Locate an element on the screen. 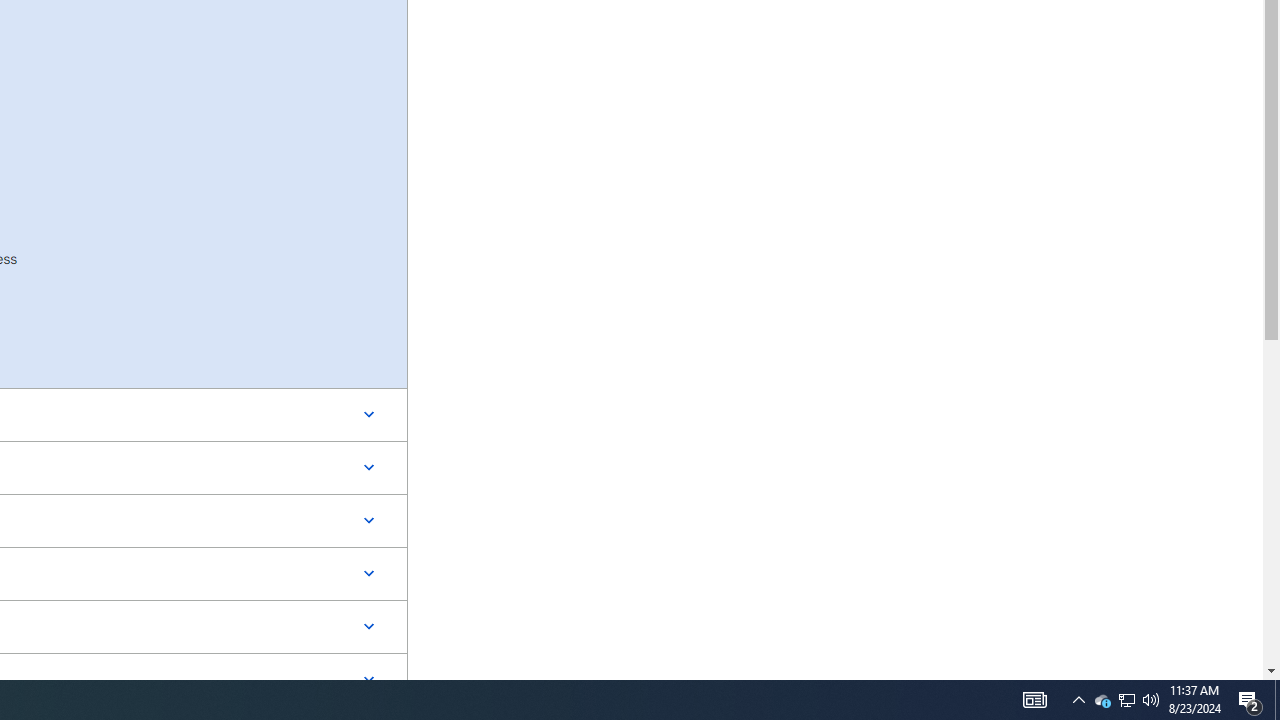 Image resolution: width=1280 pixels, height=720 pixels. 'User Promoted Notification Area' is located at coordinates (1127, 698).